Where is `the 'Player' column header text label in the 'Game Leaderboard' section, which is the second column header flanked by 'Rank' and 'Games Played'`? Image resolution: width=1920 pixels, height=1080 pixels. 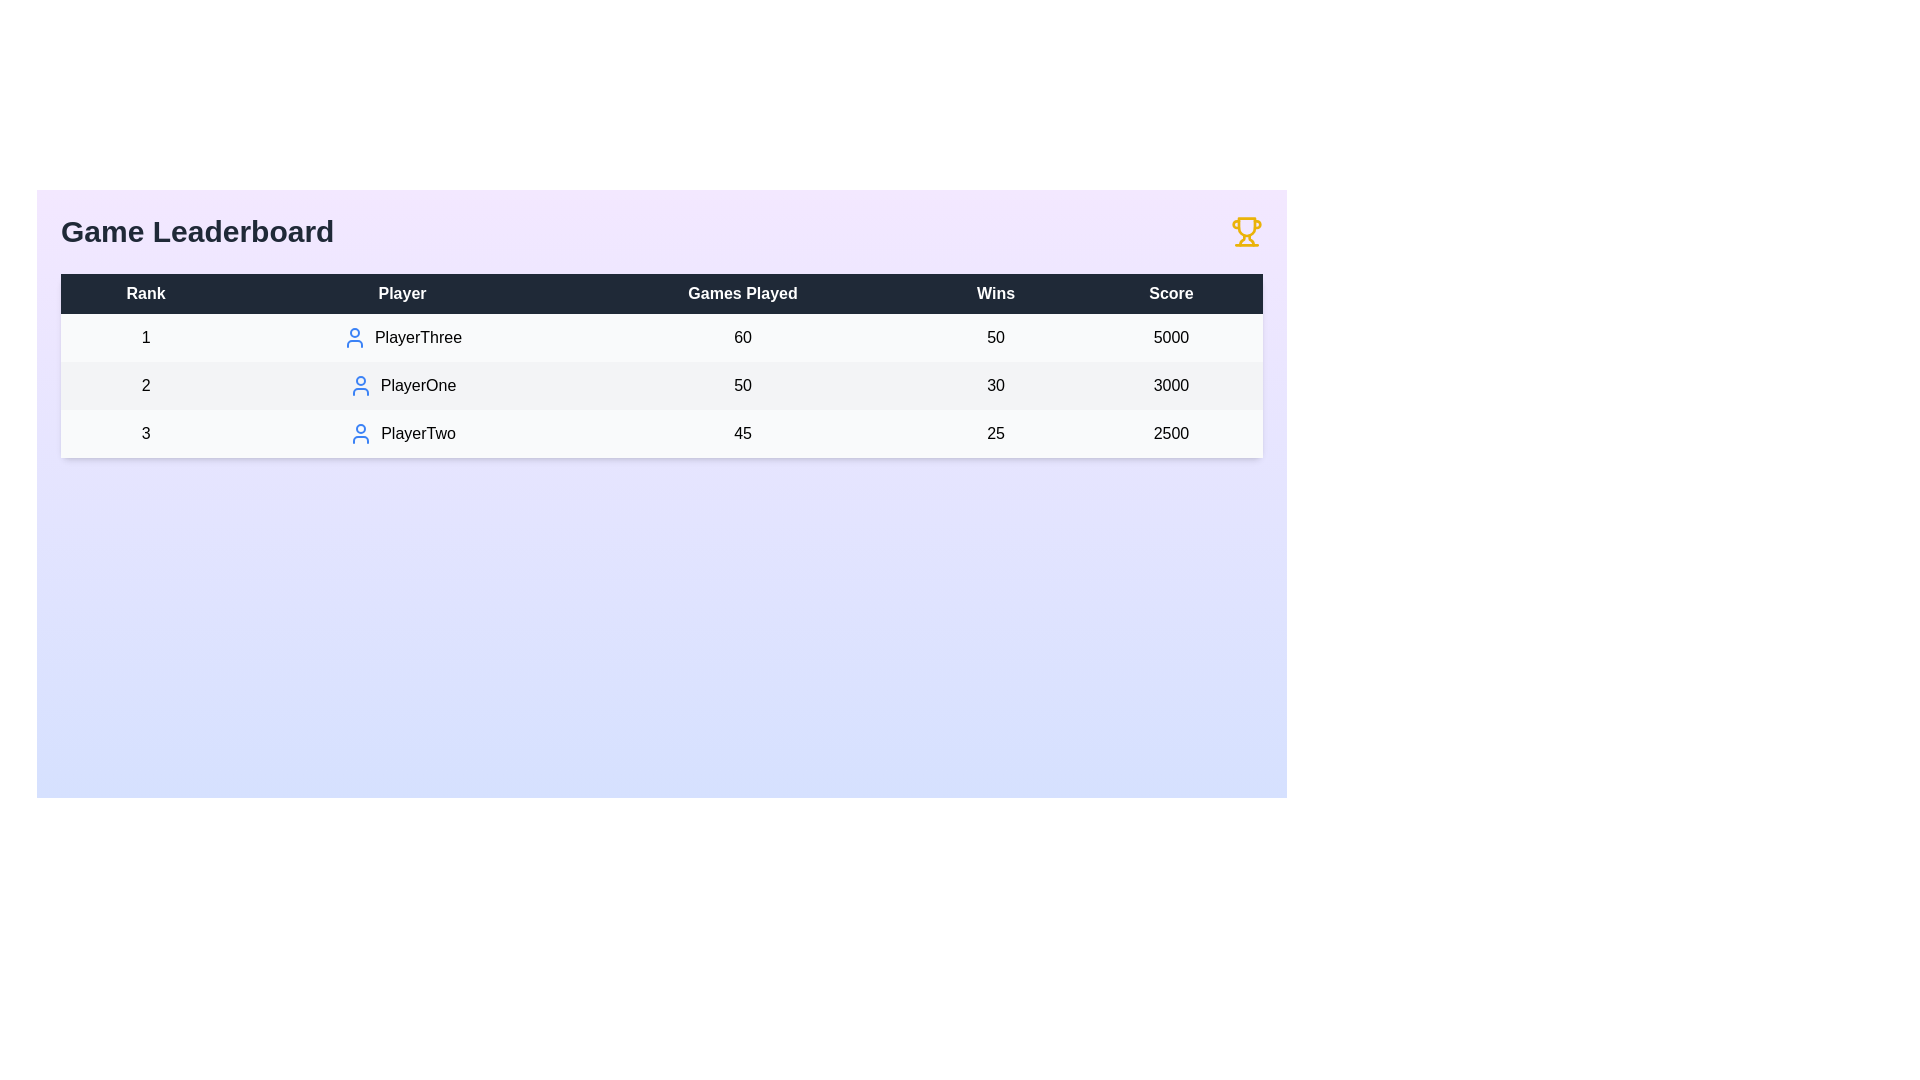 the 'Player' column header text label in the 'Game Leaderboard' section, which is the second column header flanked by 'Rank' and 'Games Played' is located at coordinates (401, 293).